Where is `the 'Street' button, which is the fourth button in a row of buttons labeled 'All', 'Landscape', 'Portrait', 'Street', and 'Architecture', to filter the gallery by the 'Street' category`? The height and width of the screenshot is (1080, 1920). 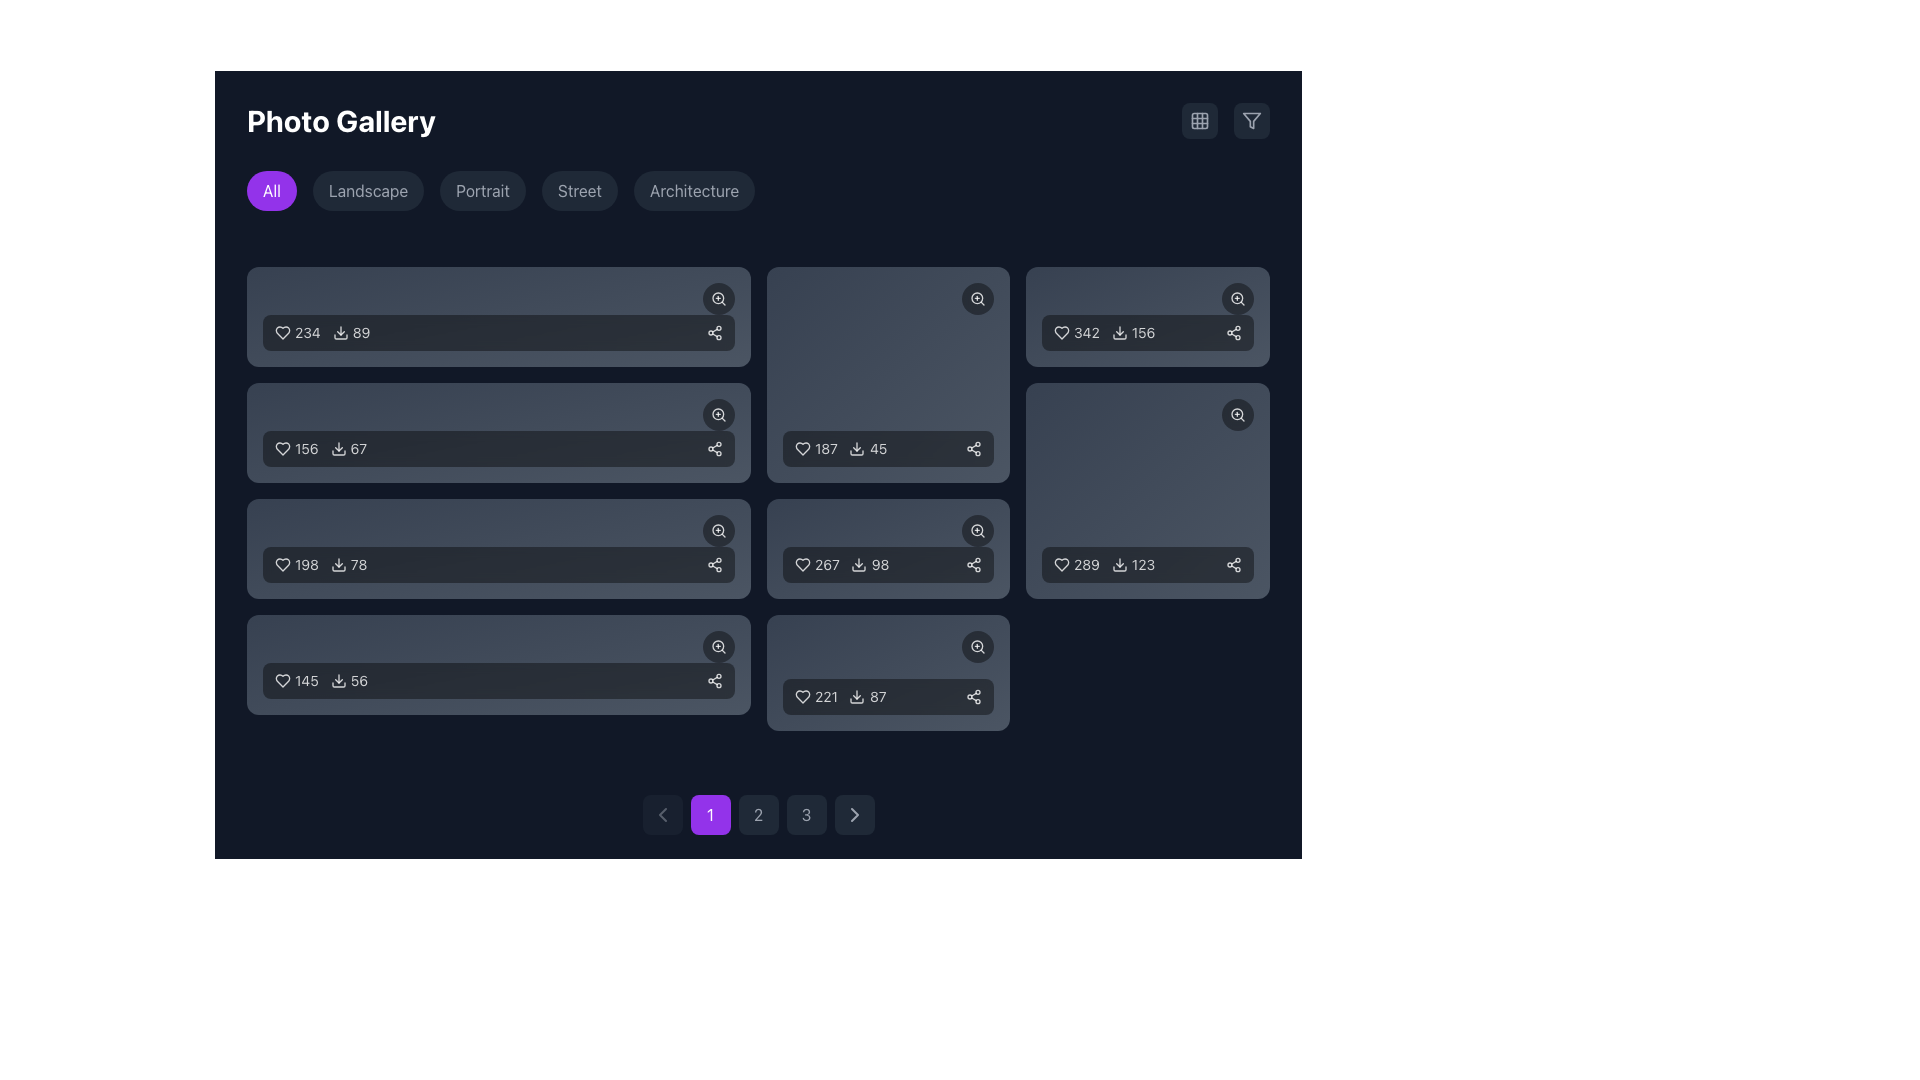
the 'Street' button, which is the fourth button in a row of buttons labeled 'All', 'Landscape', 'Portrait', 'Street', and 'Architecture', to filter the gallery by the 'Street' category is located at coordinates (579, 191).